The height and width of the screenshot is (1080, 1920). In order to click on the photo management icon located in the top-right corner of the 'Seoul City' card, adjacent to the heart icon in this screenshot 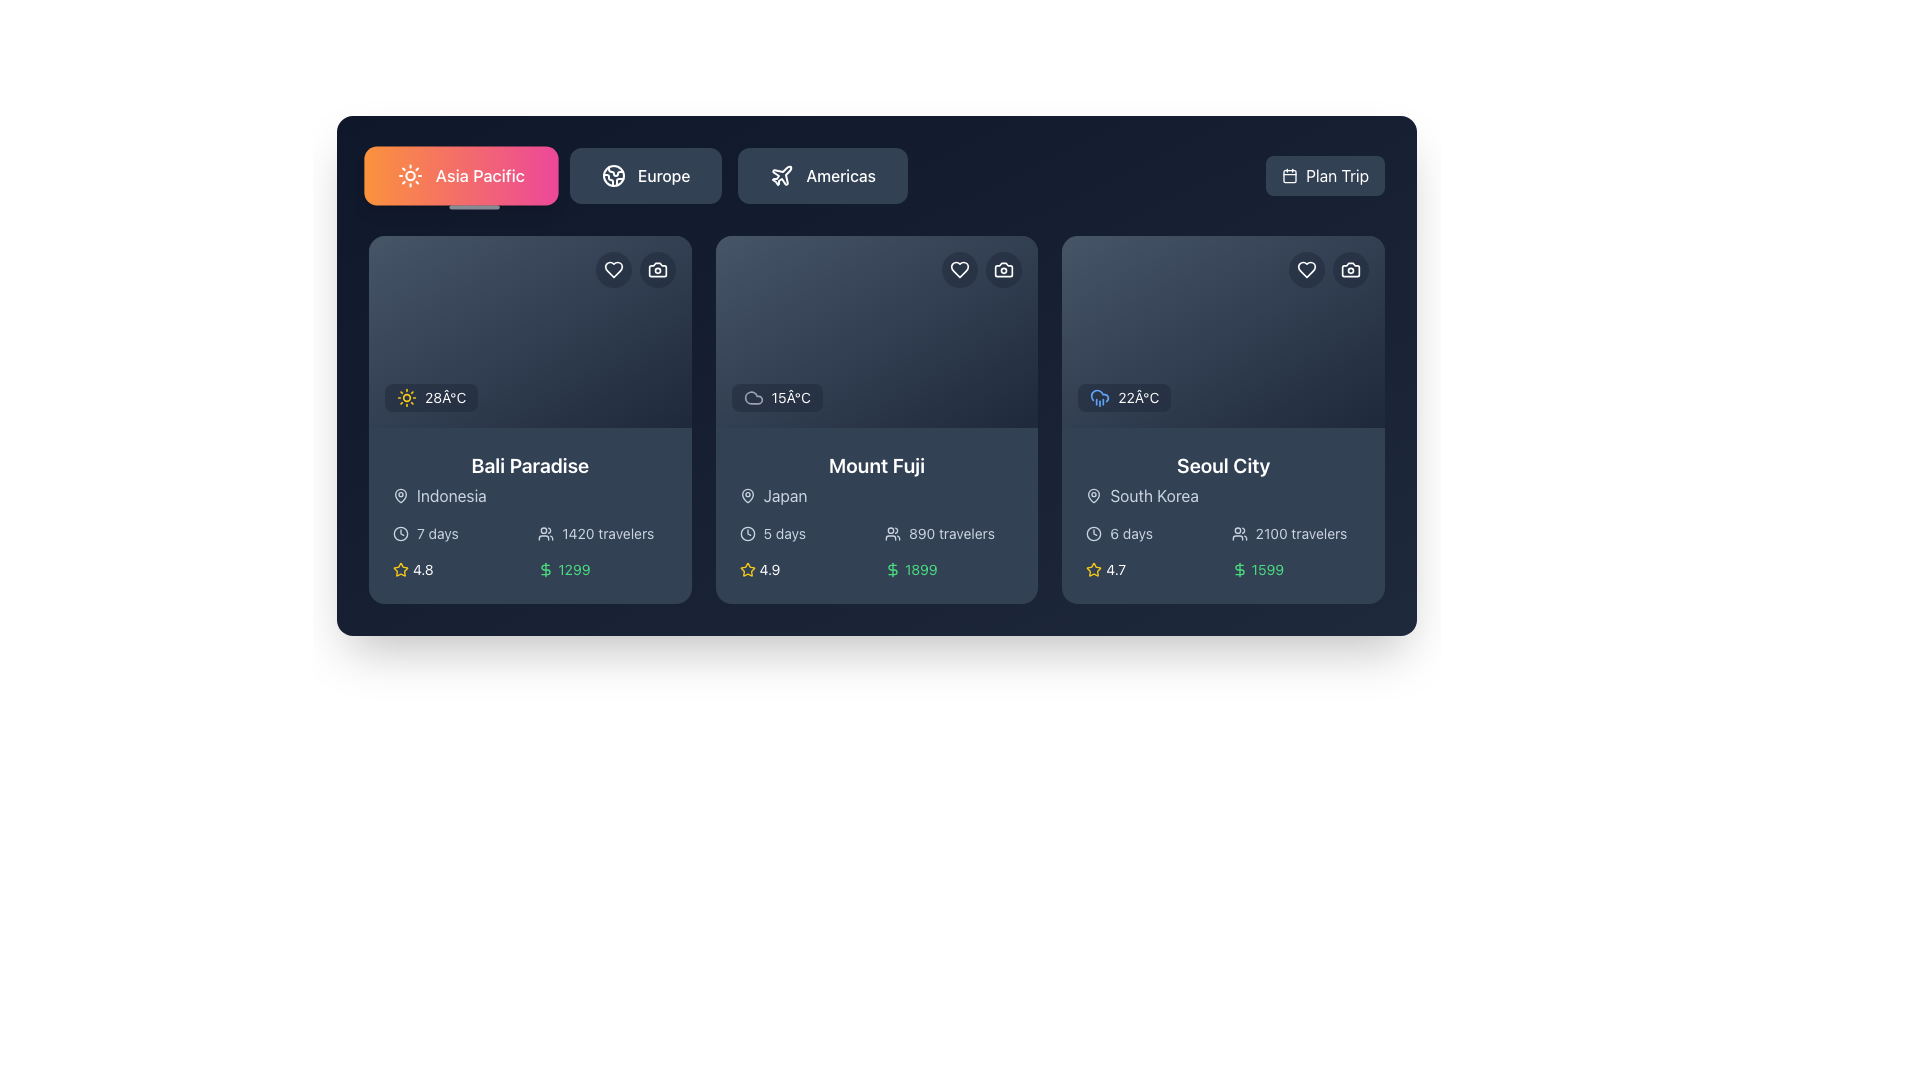, I will do `click(1350, 270)`.